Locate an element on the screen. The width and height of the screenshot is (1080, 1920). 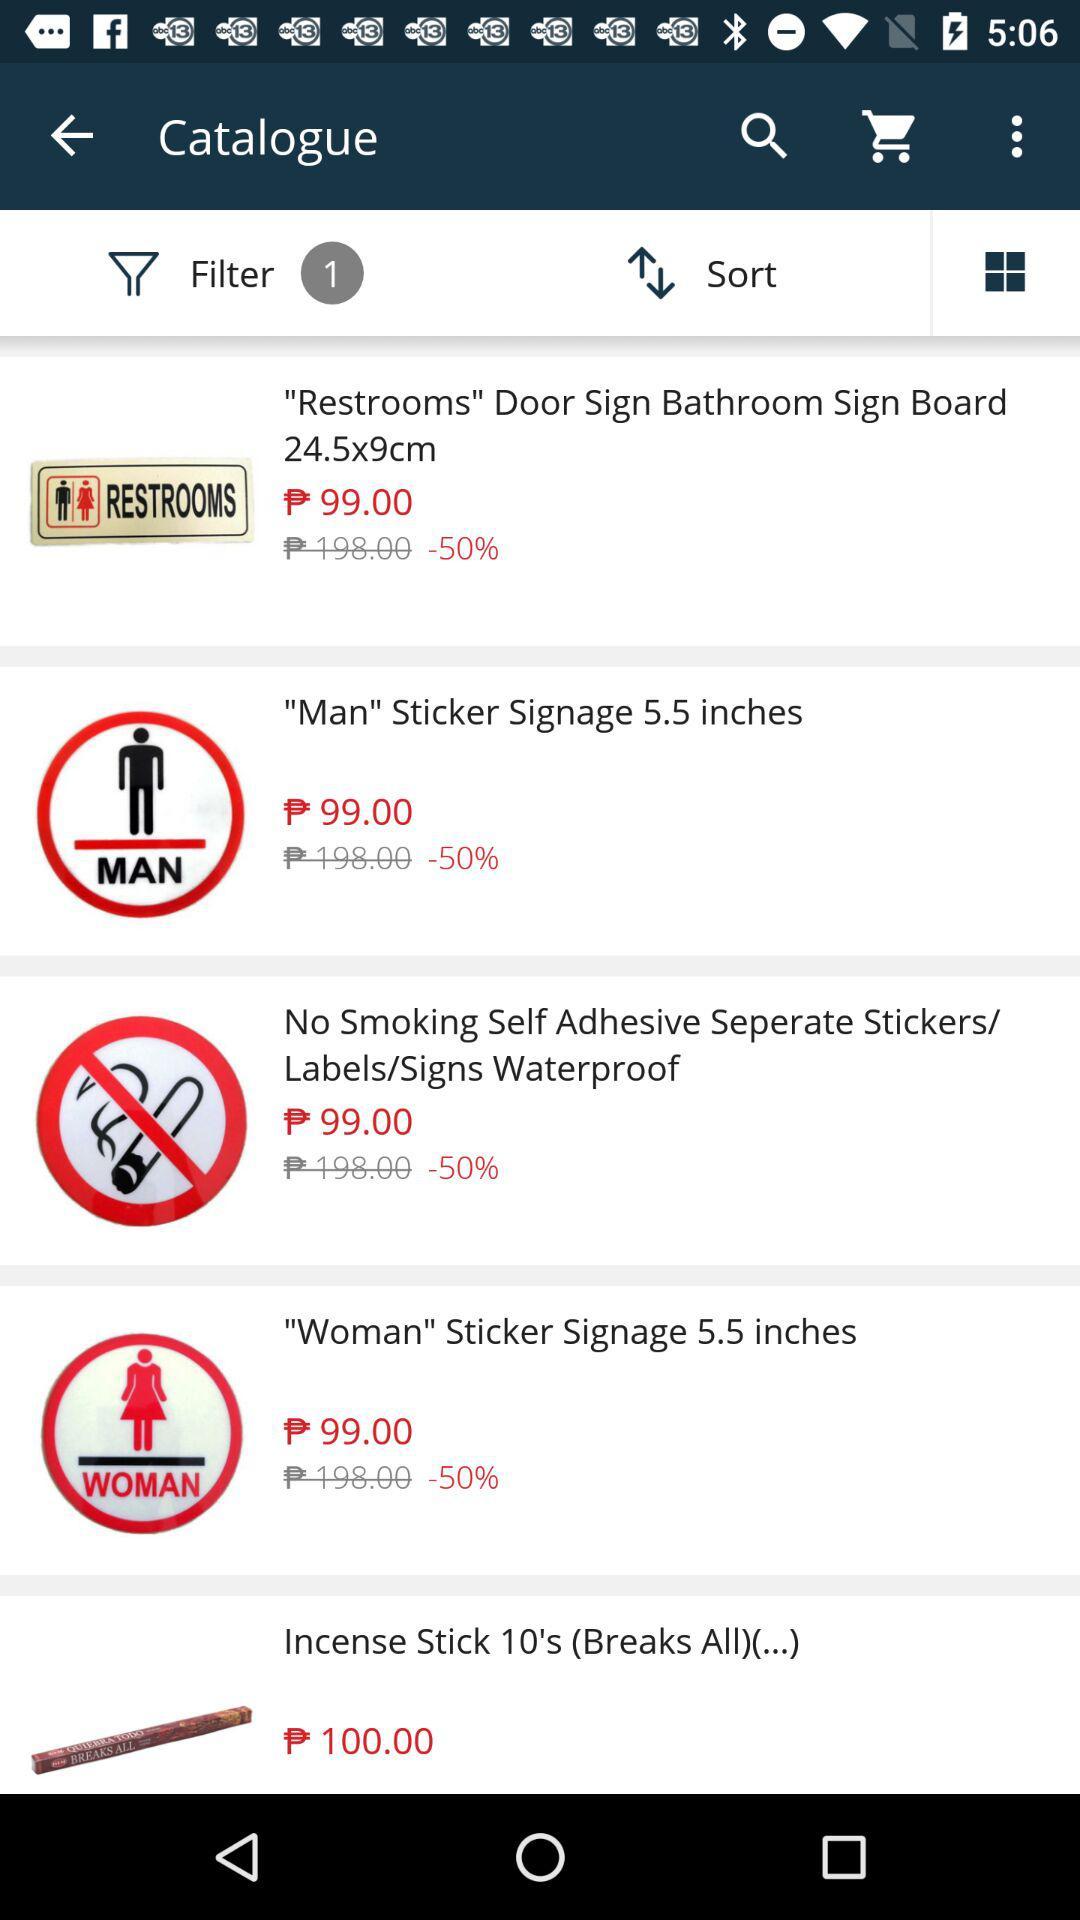
app to the left of the catalogue icon is located at coordinates (72, 135).